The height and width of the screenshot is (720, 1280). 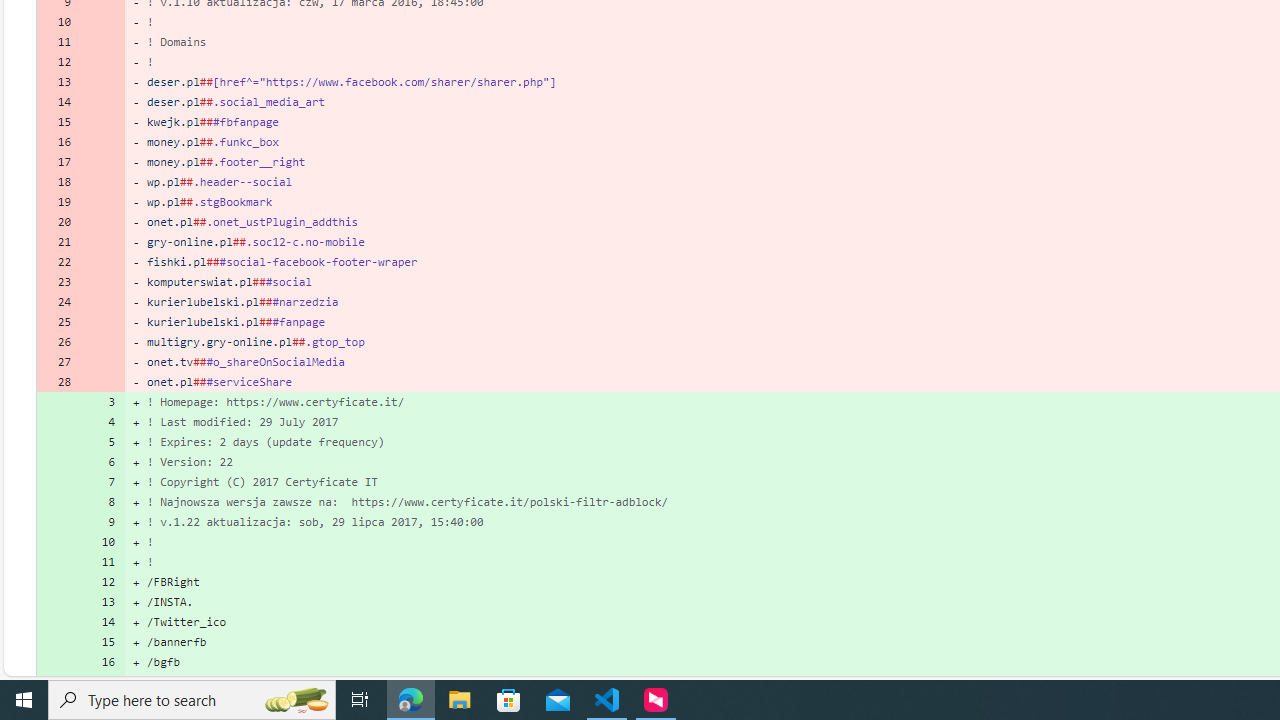 I want to click on '8', so click(x=102, y=500).